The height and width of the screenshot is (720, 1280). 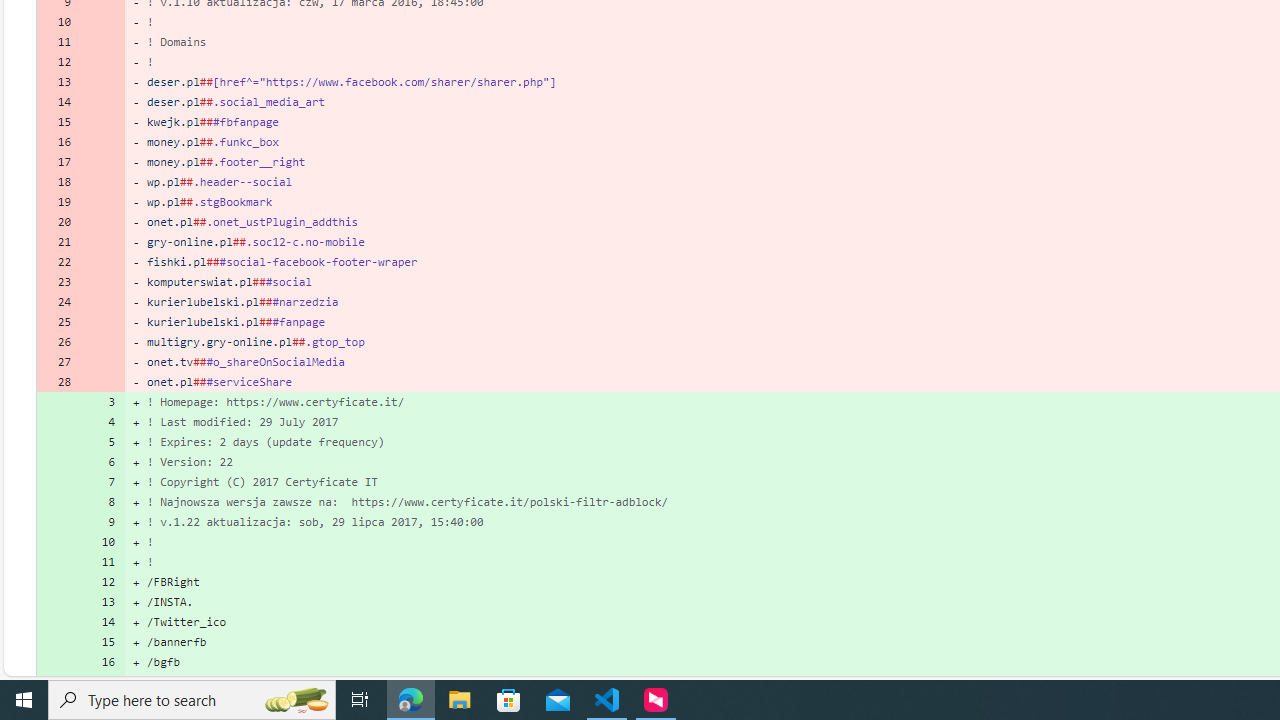 I want to click on '8', so click(x=102, y=500).